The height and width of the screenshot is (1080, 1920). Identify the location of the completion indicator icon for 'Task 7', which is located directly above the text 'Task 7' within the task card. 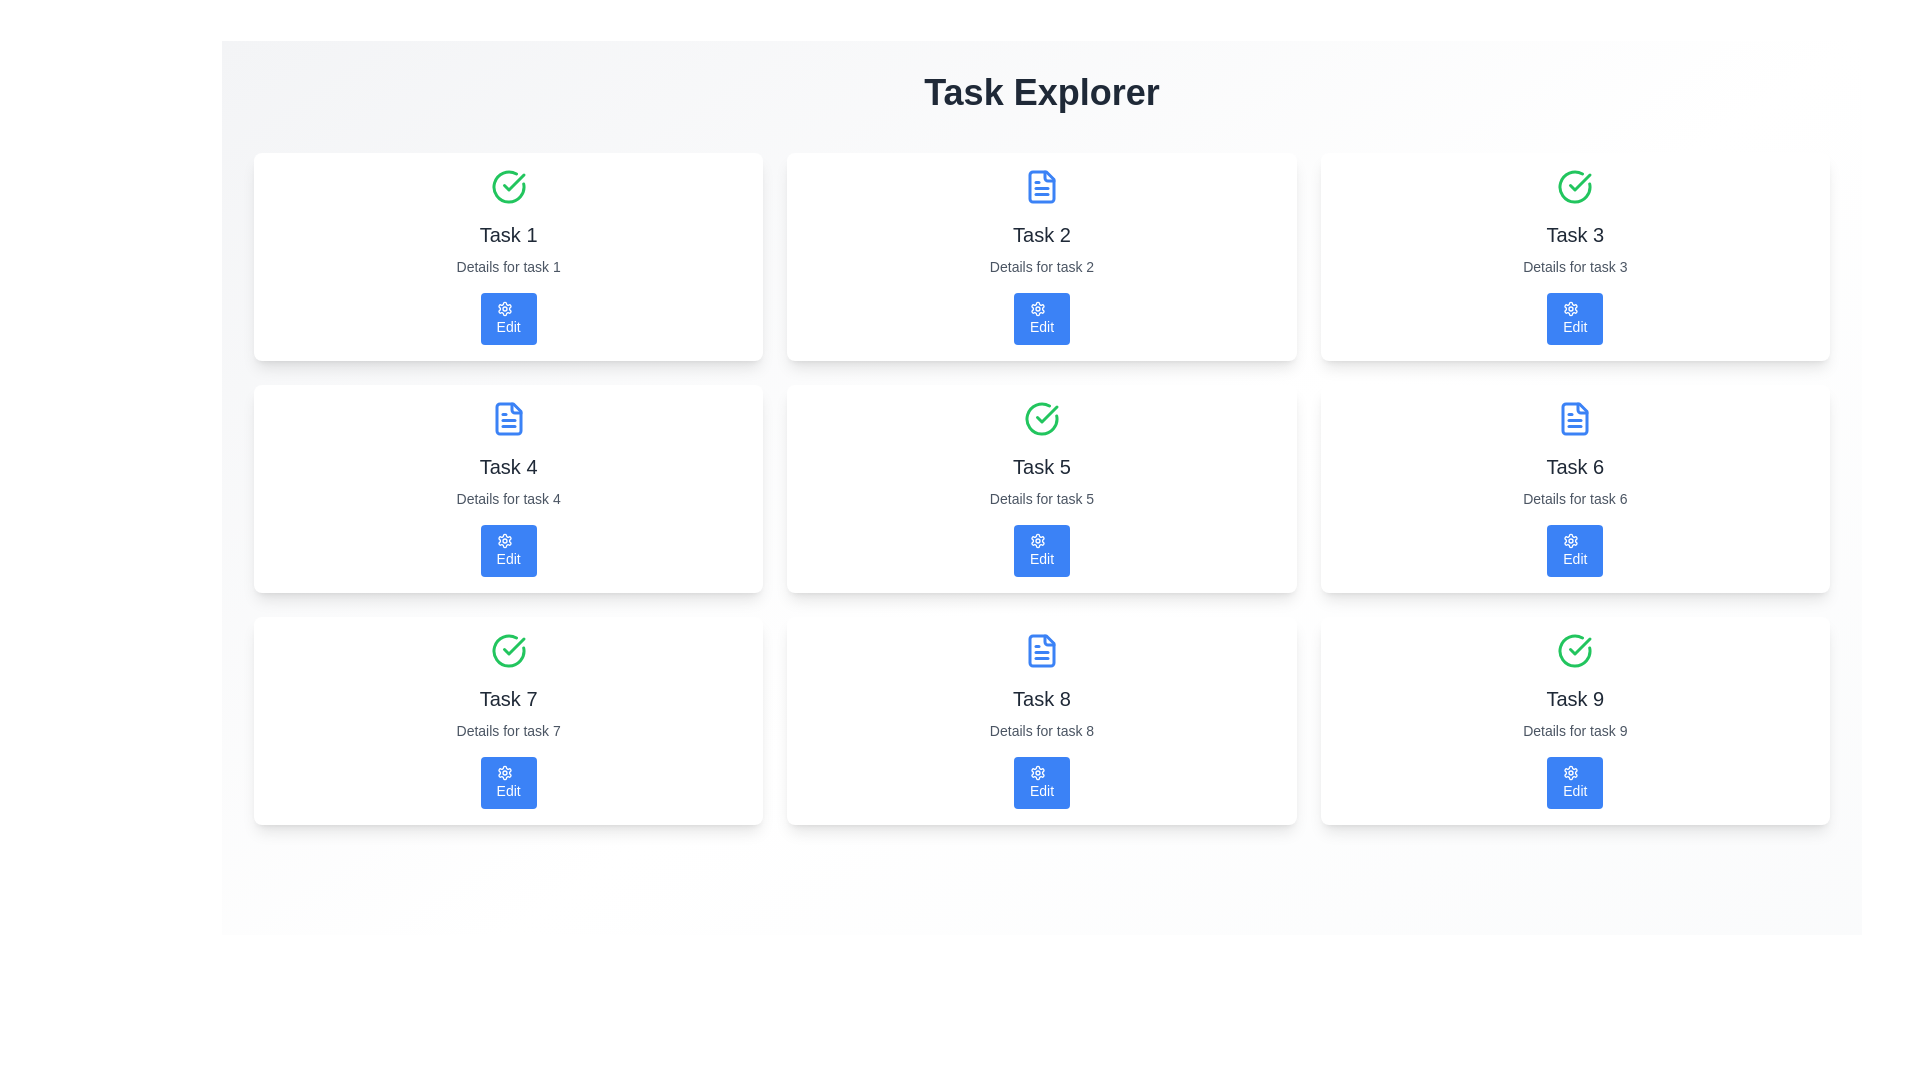
(508, 651).